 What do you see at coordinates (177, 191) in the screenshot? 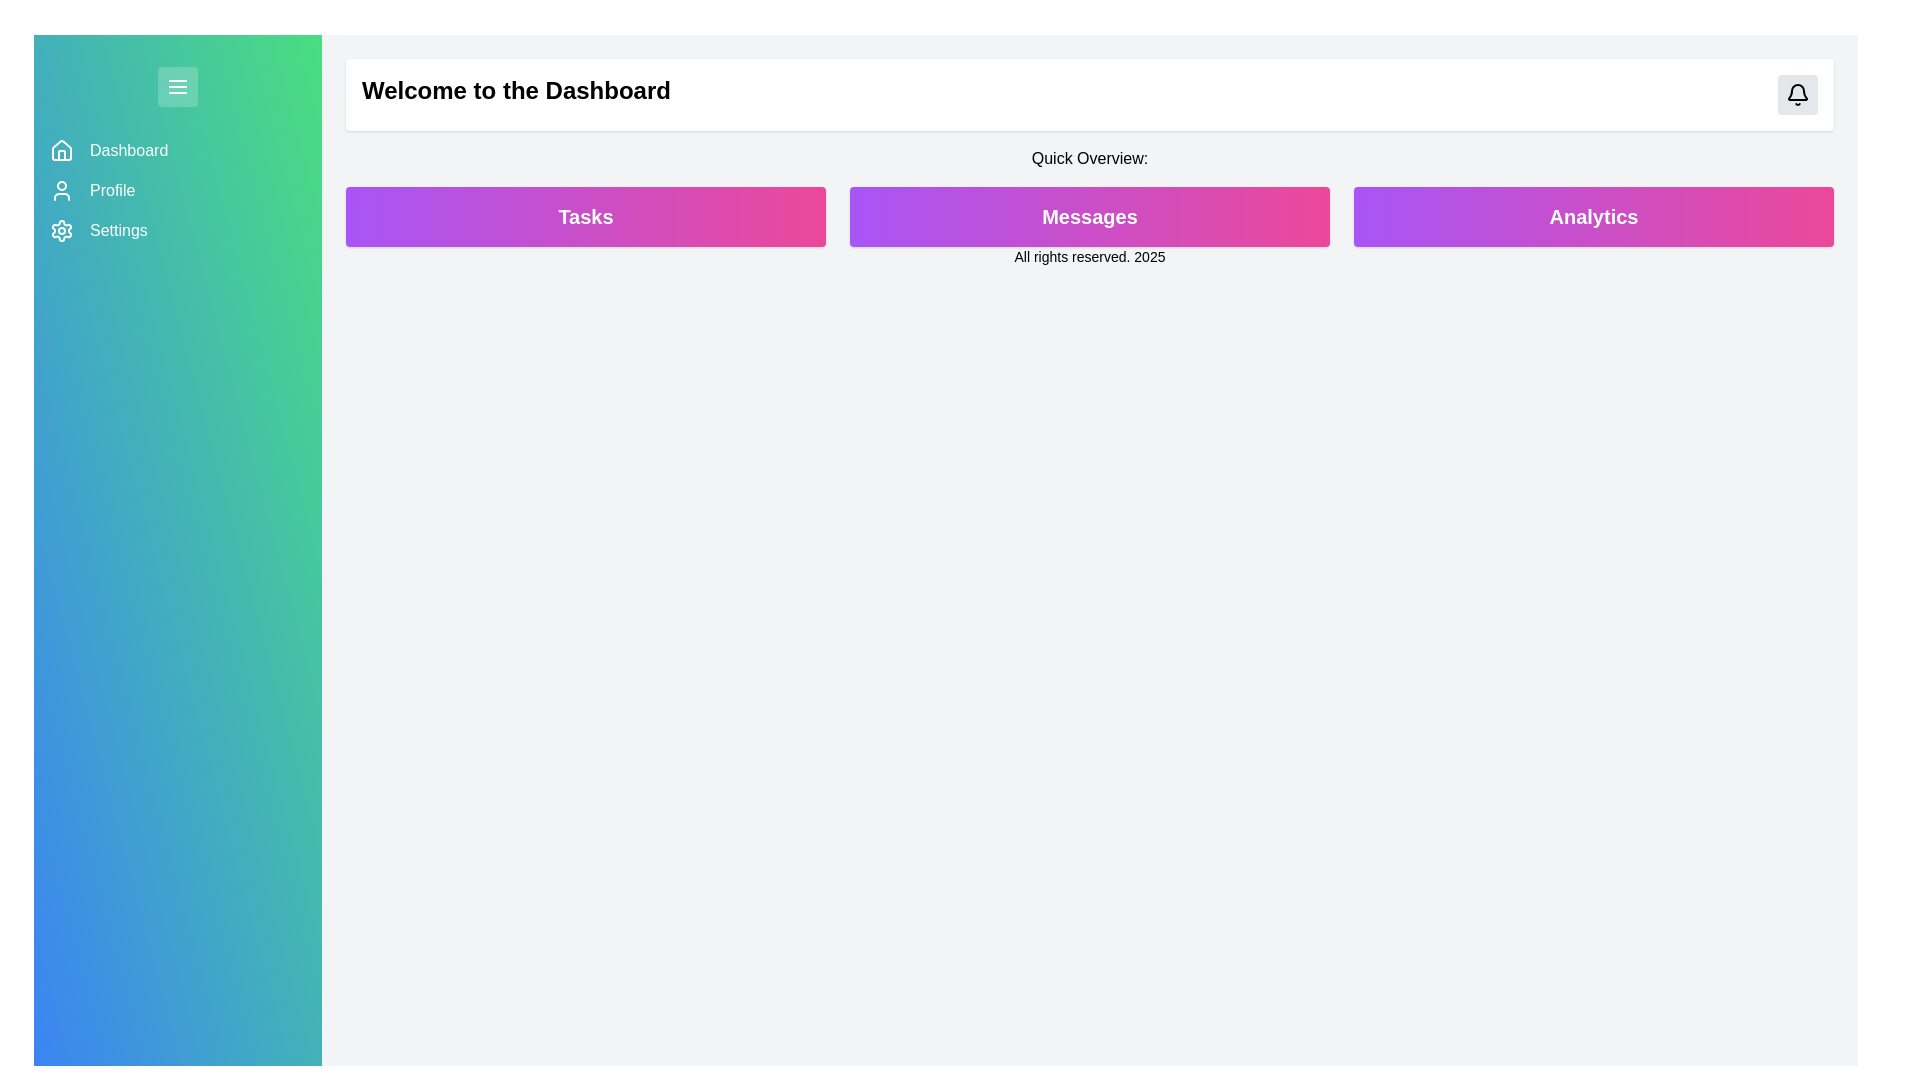
I see `the 'Profile' sidebar menu item` at bounding box center [177, 191].